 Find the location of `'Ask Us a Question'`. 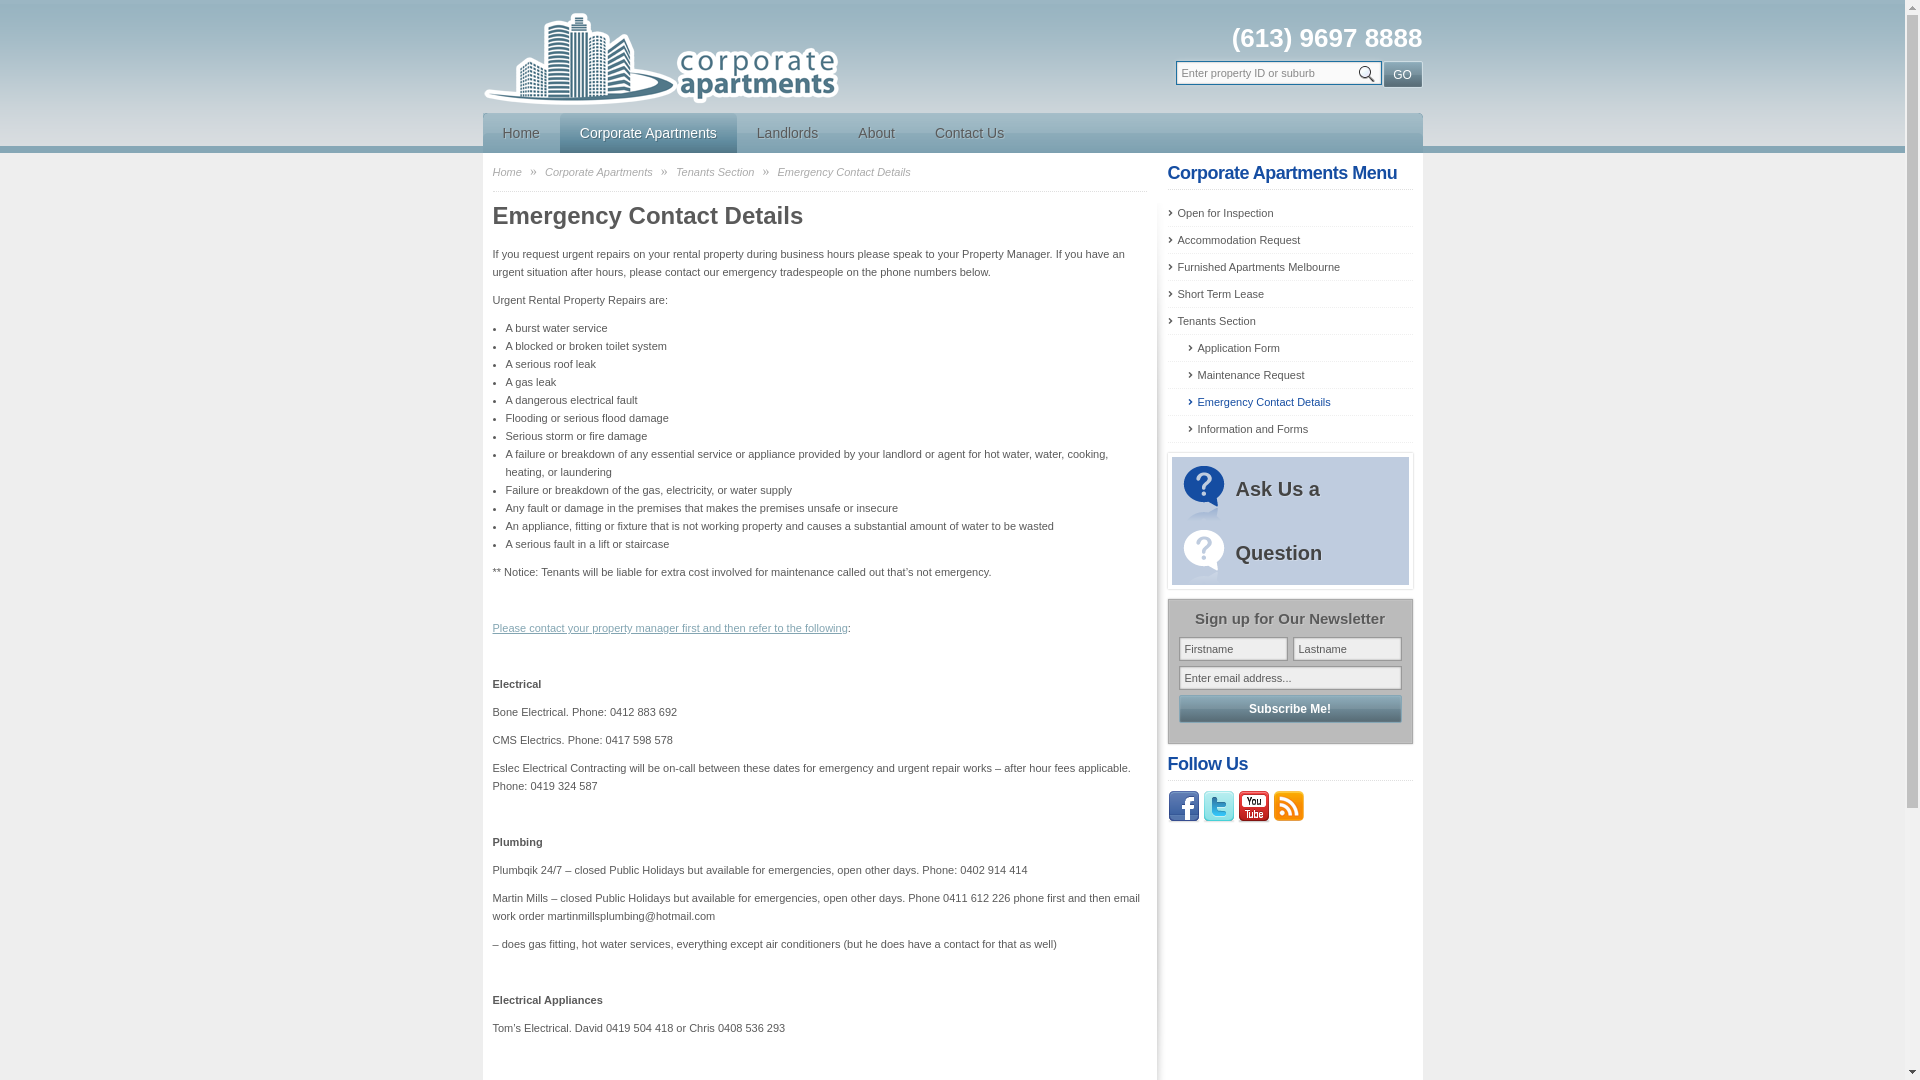

'Ask Us a Question' is located at coordinates (1290, 519).